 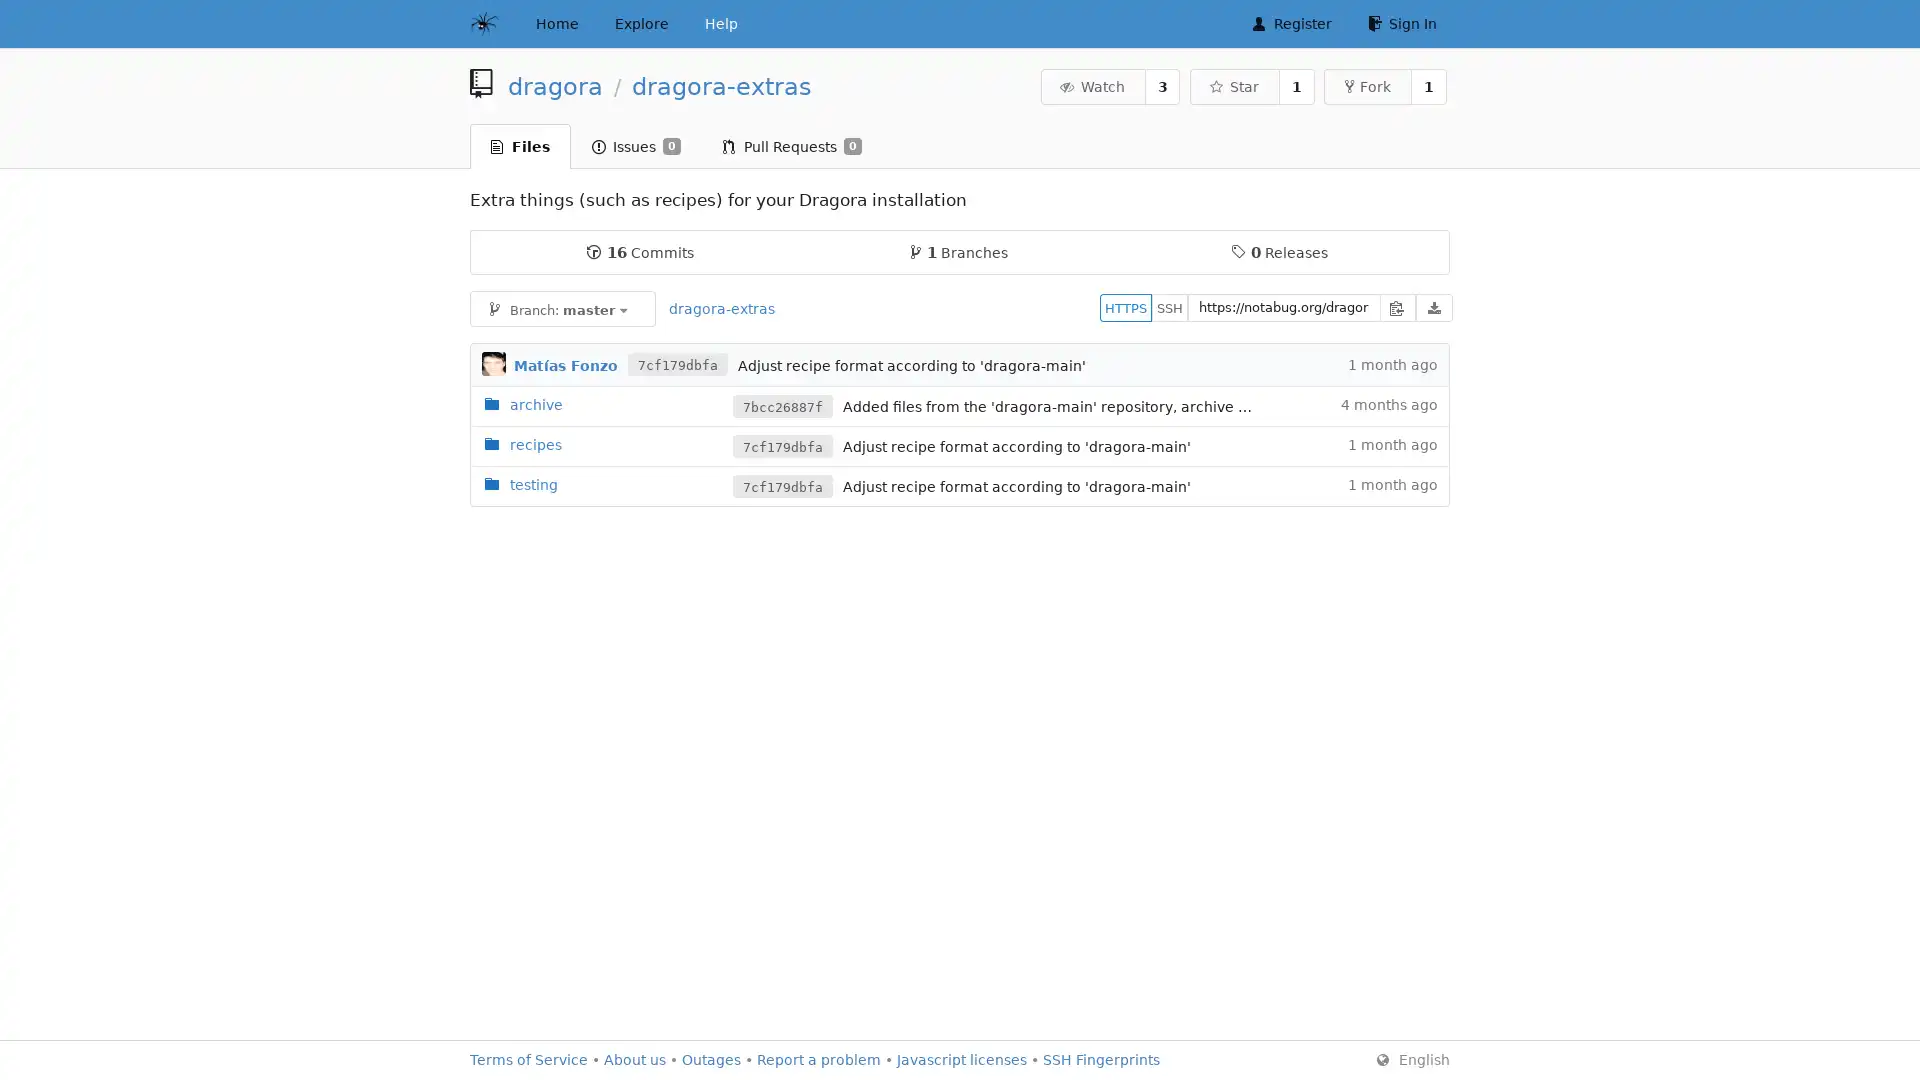 What do you see at coordinates (1170, 307) in the screenshot?
I see `SSH` at bounding box center [1170, 307].